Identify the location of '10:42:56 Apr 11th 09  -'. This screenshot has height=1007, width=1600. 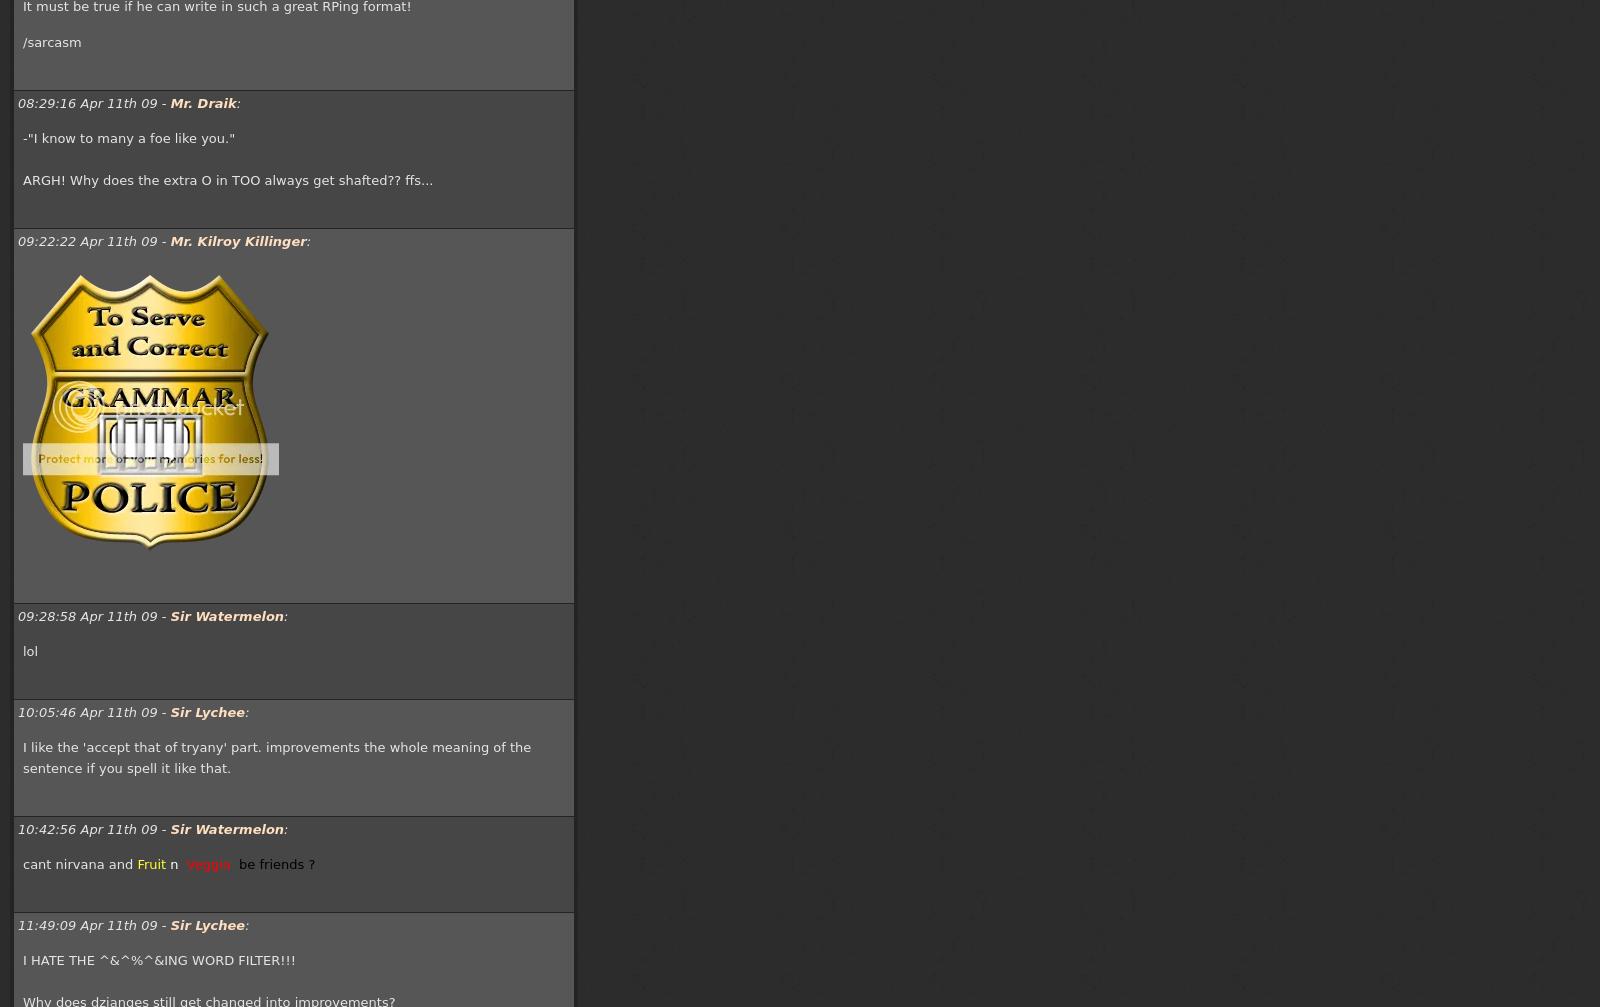
(92, 828).